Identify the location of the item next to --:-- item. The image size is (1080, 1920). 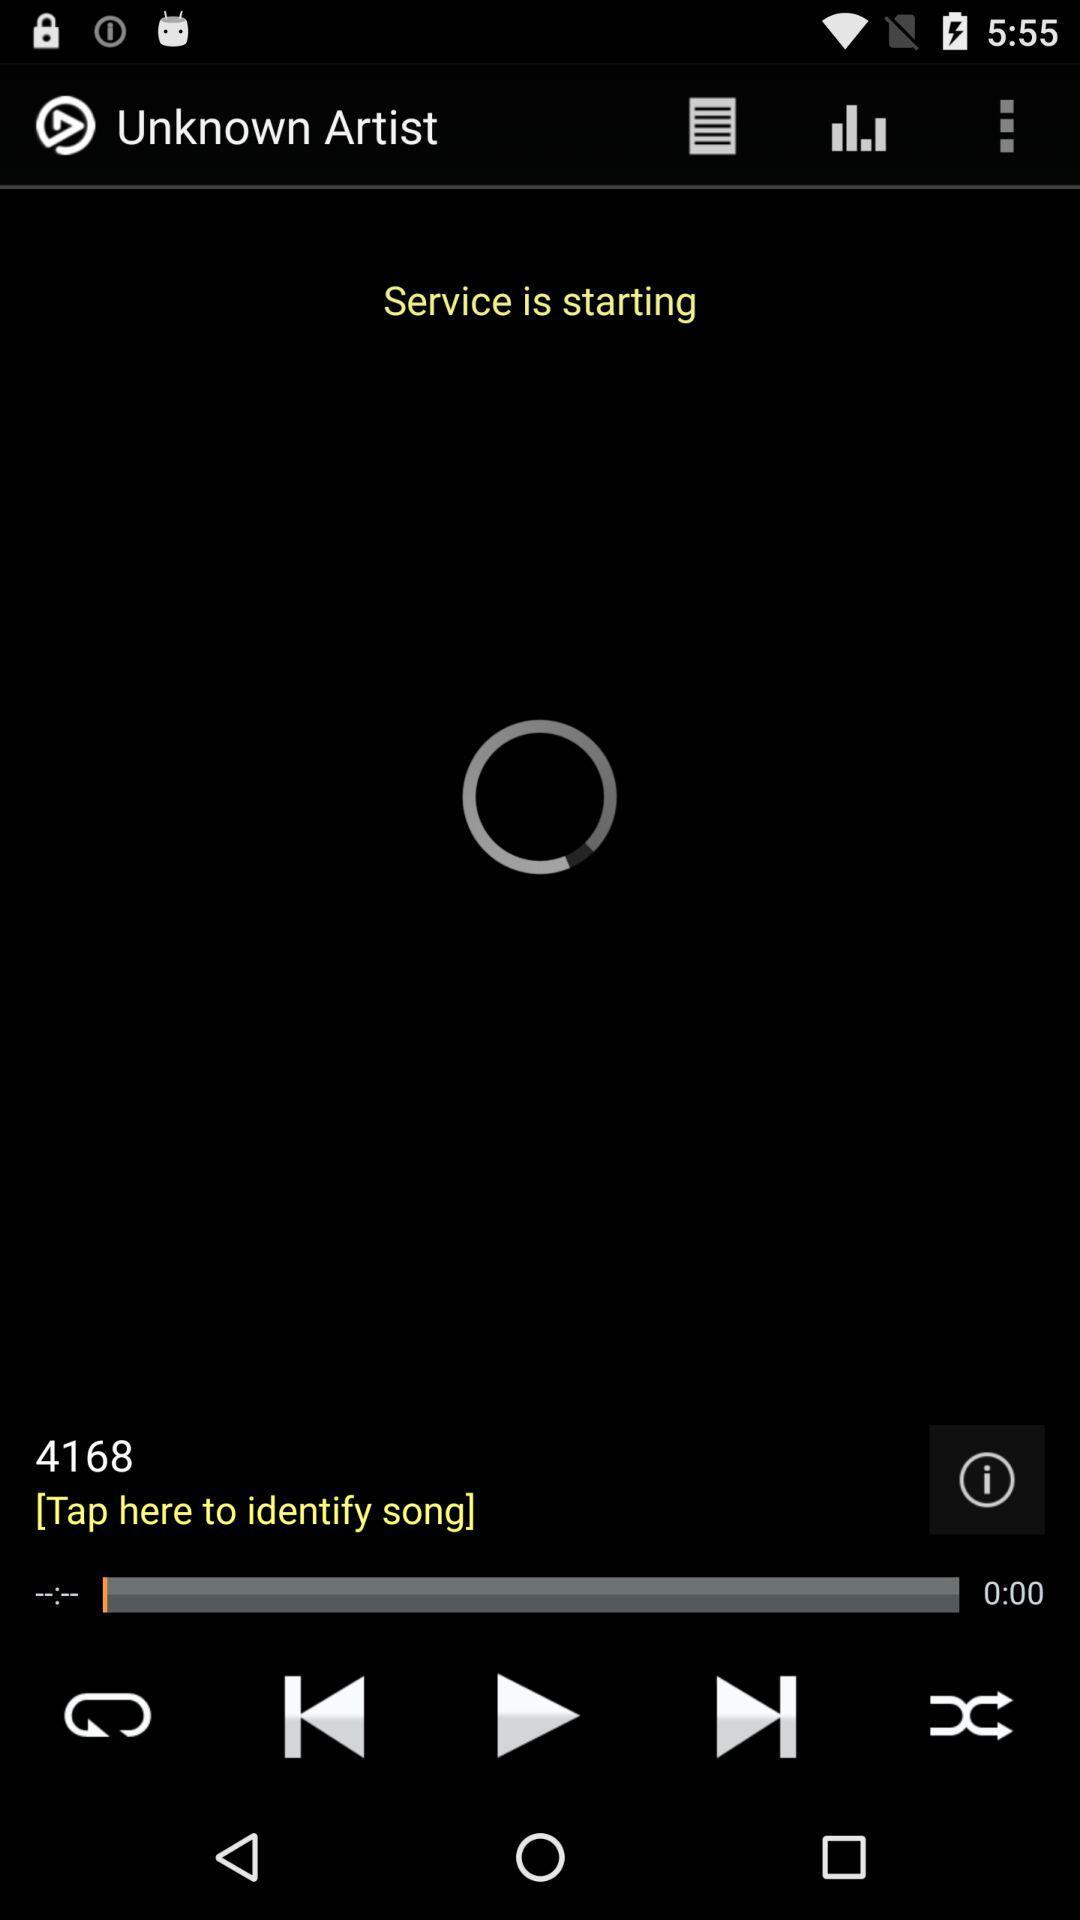
(530, 1593).